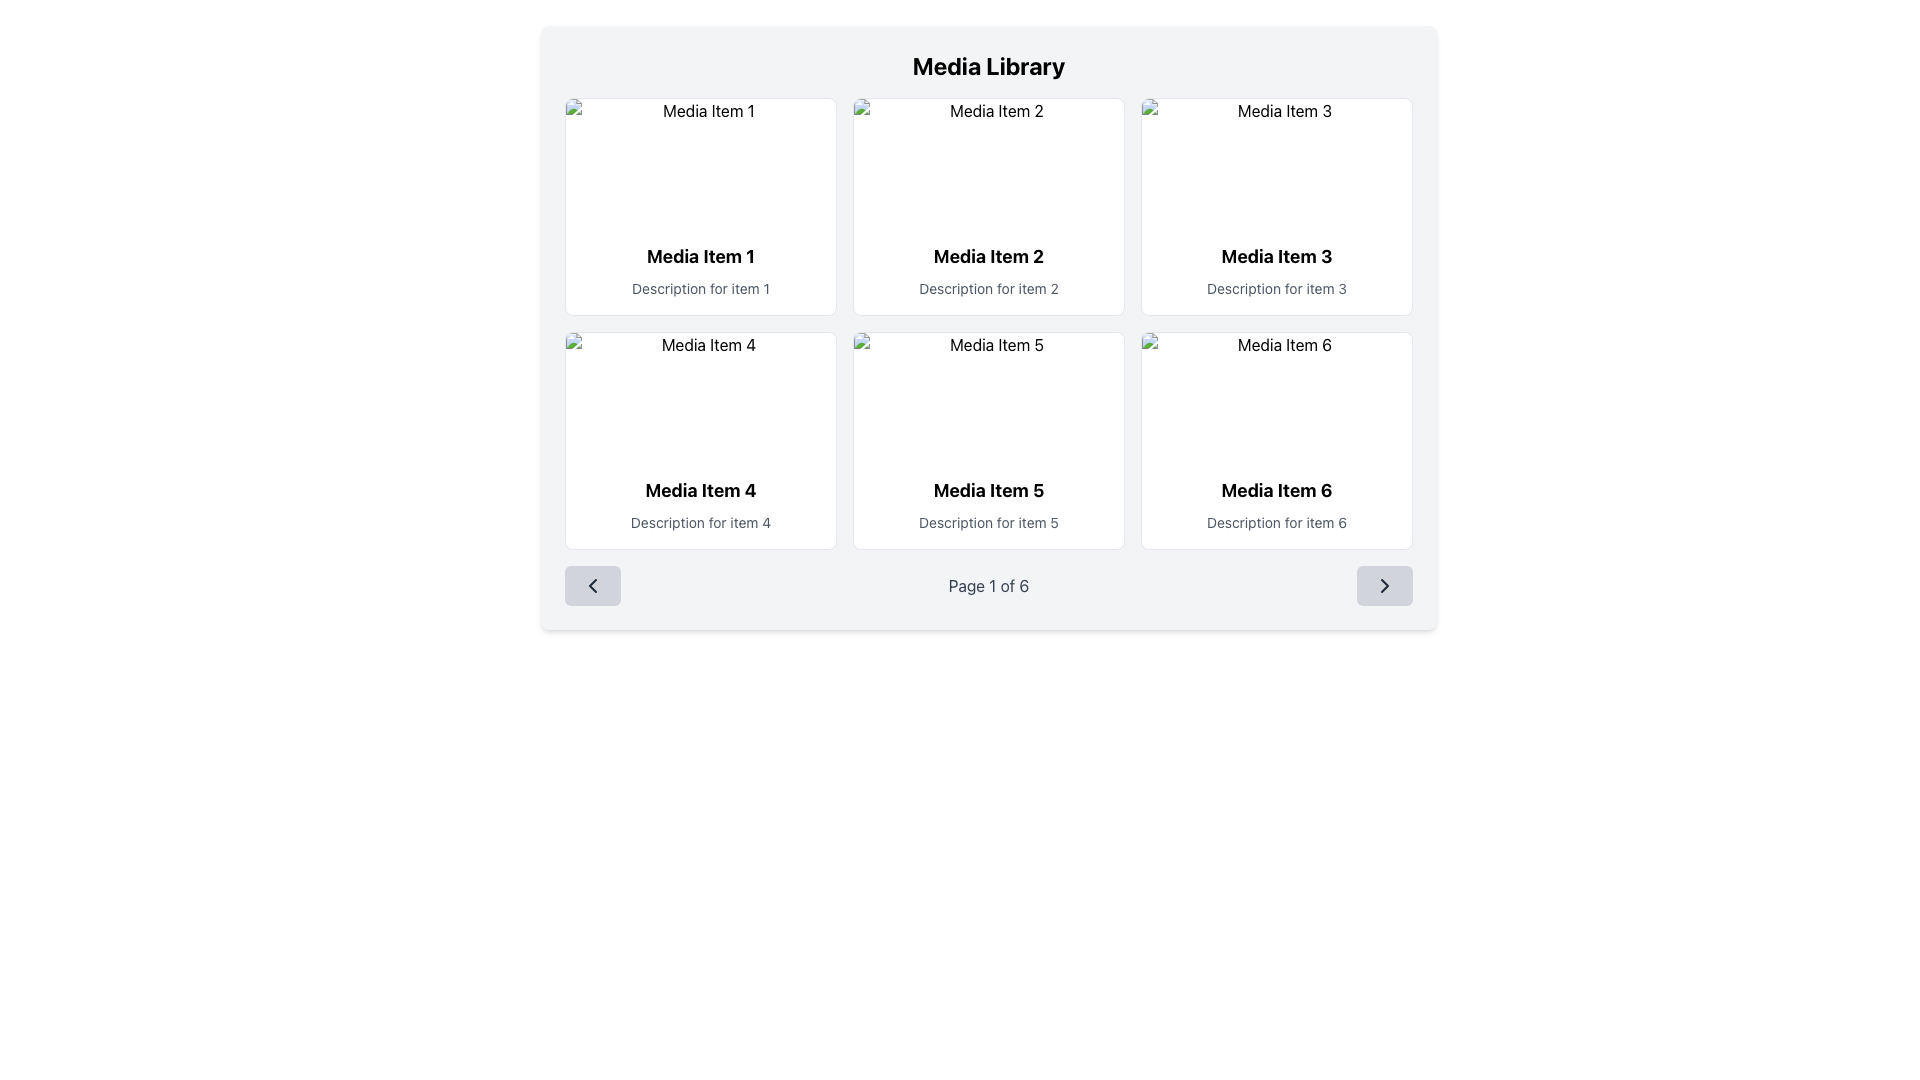 The height and width of the screenshot is (1080, 1920). Describe the element at coordinates (700, 256) in the screenshot. I see `text label that displays 'Media Item 1', which is styled in bold and large font, located above the description text in the upper-left card of the media grid` at that location.